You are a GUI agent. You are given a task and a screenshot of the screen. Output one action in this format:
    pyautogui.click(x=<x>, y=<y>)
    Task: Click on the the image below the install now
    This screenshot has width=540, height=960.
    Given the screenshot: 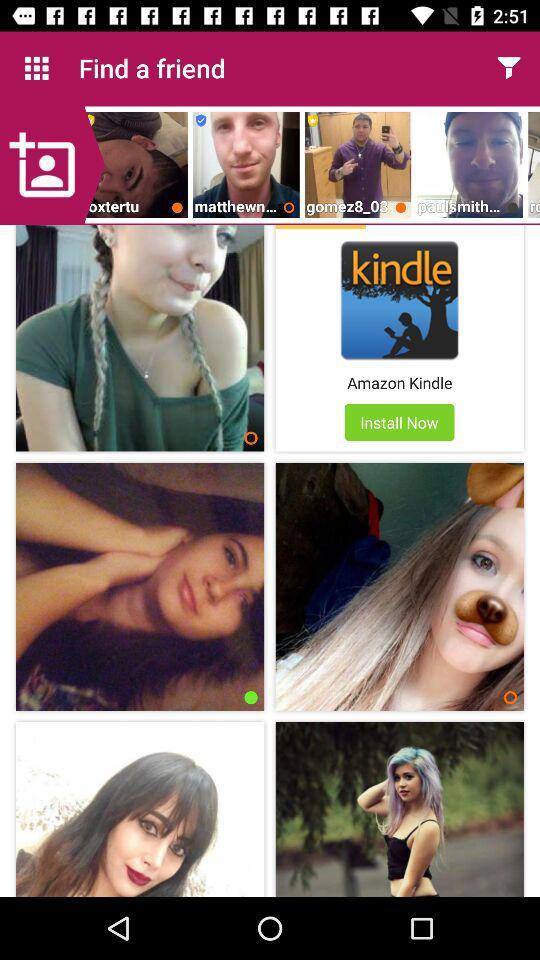 What is the action you would take?
    pyautogui.click(x=399, y=587)
    